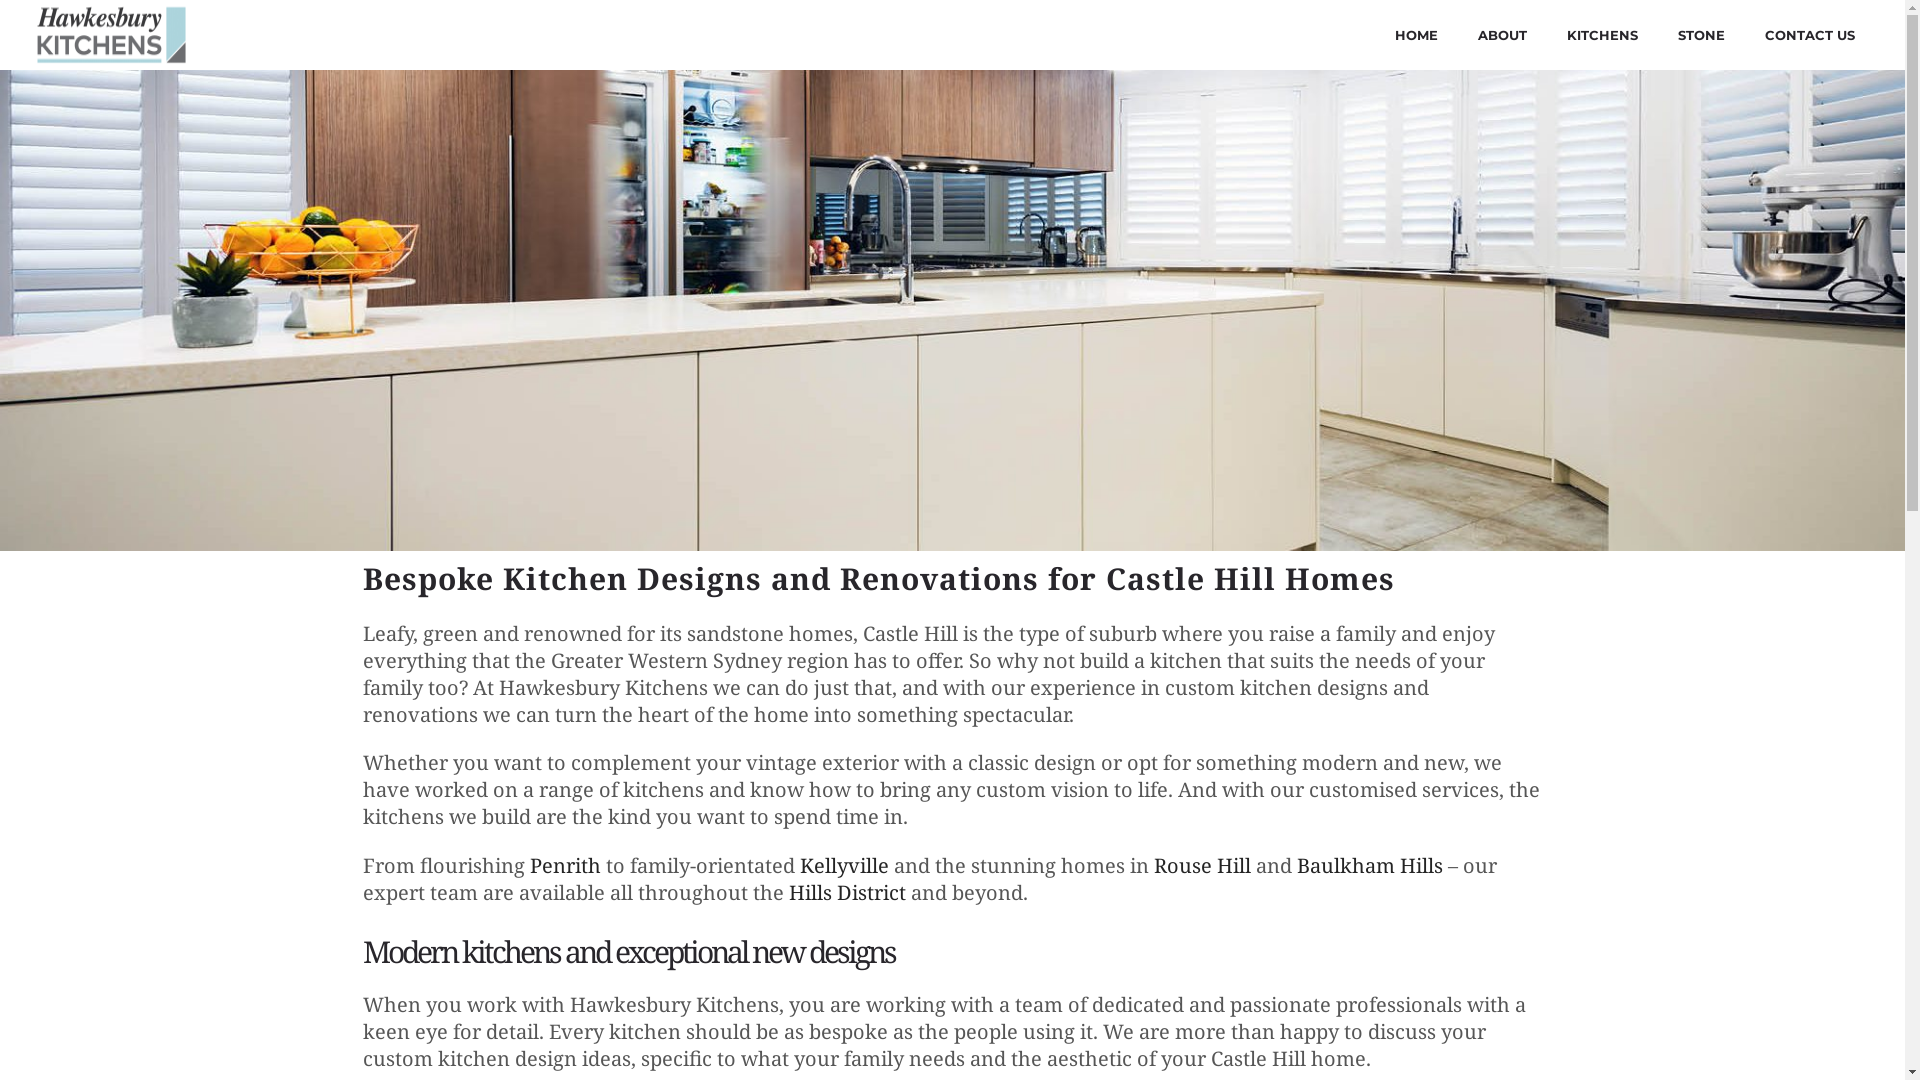  Describe the element at coordinates (1367, 864) in the screenshot. I see `'Baulkham Hills'` at that location.